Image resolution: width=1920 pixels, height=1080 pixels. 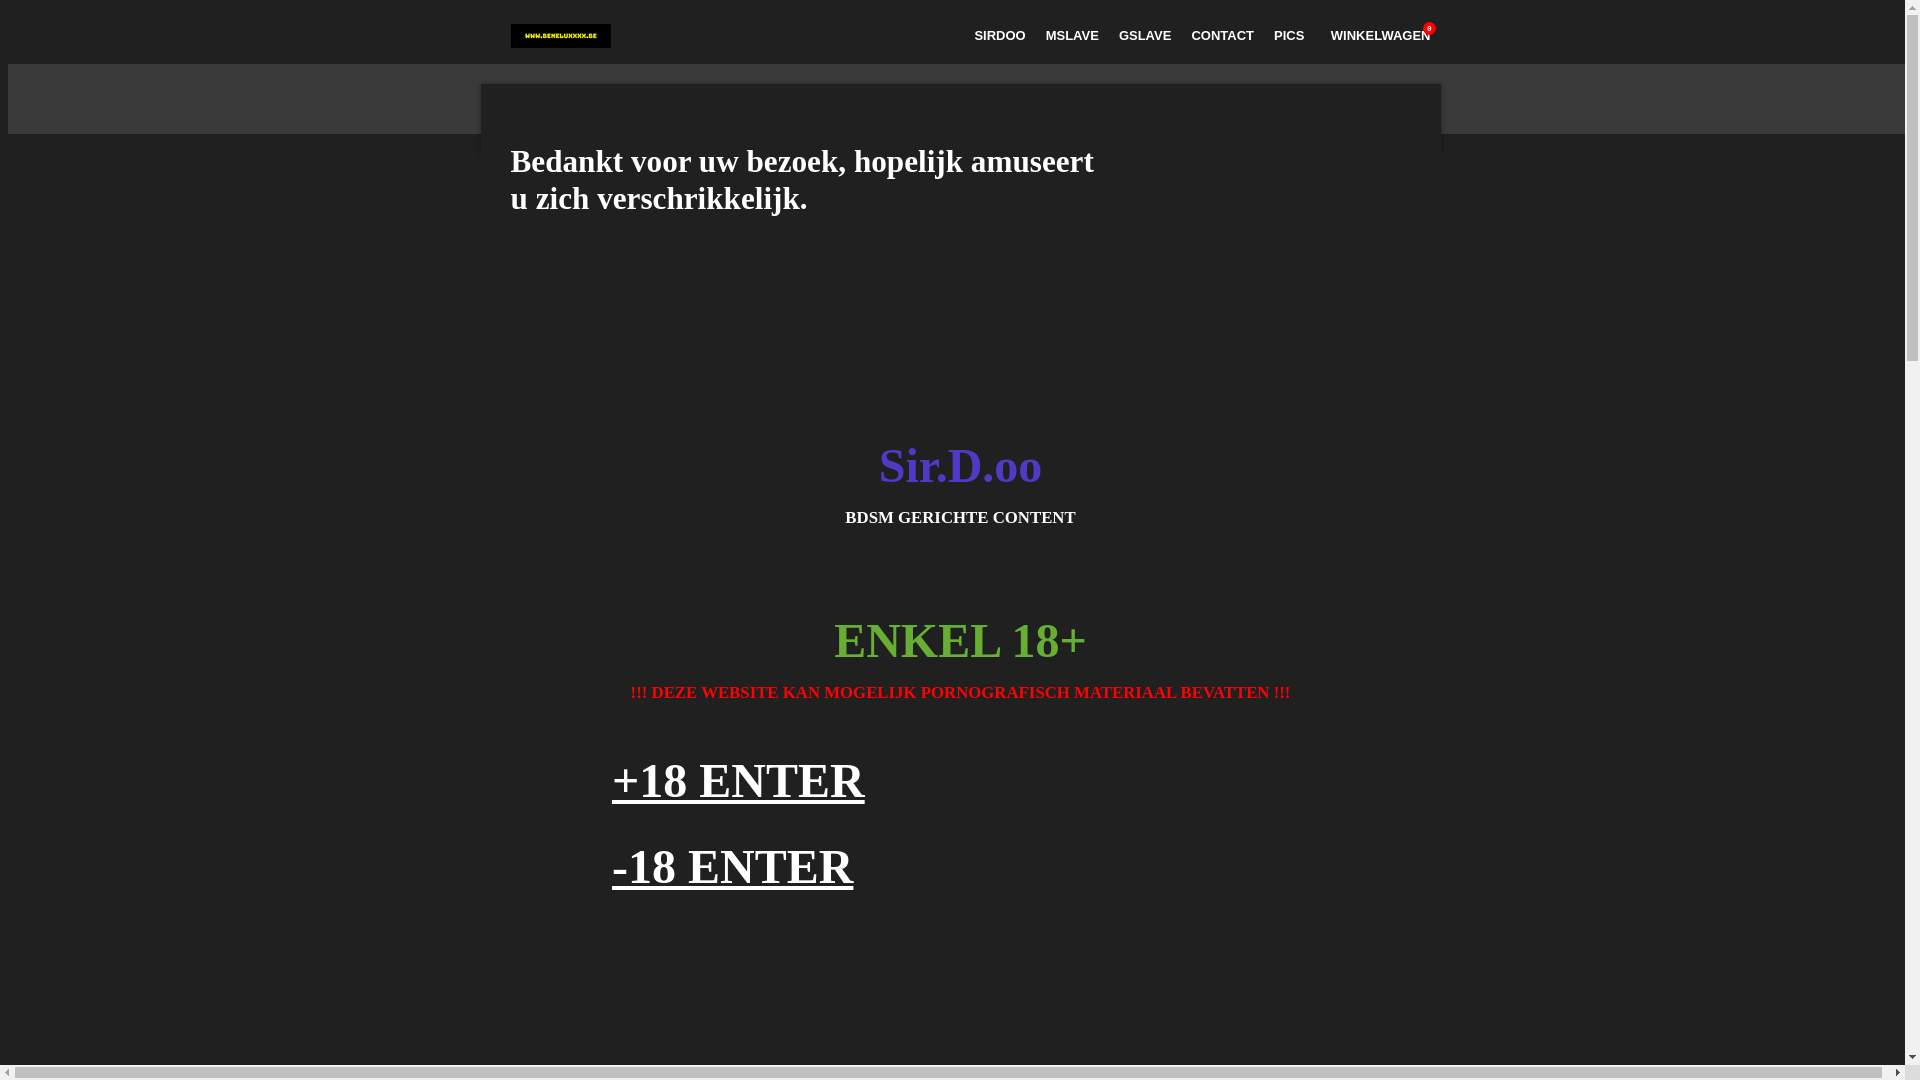 What do you see at coordinates (1289, 35) in the screenshot?
I see `'PICS'` at bounding box center [1289, 35].